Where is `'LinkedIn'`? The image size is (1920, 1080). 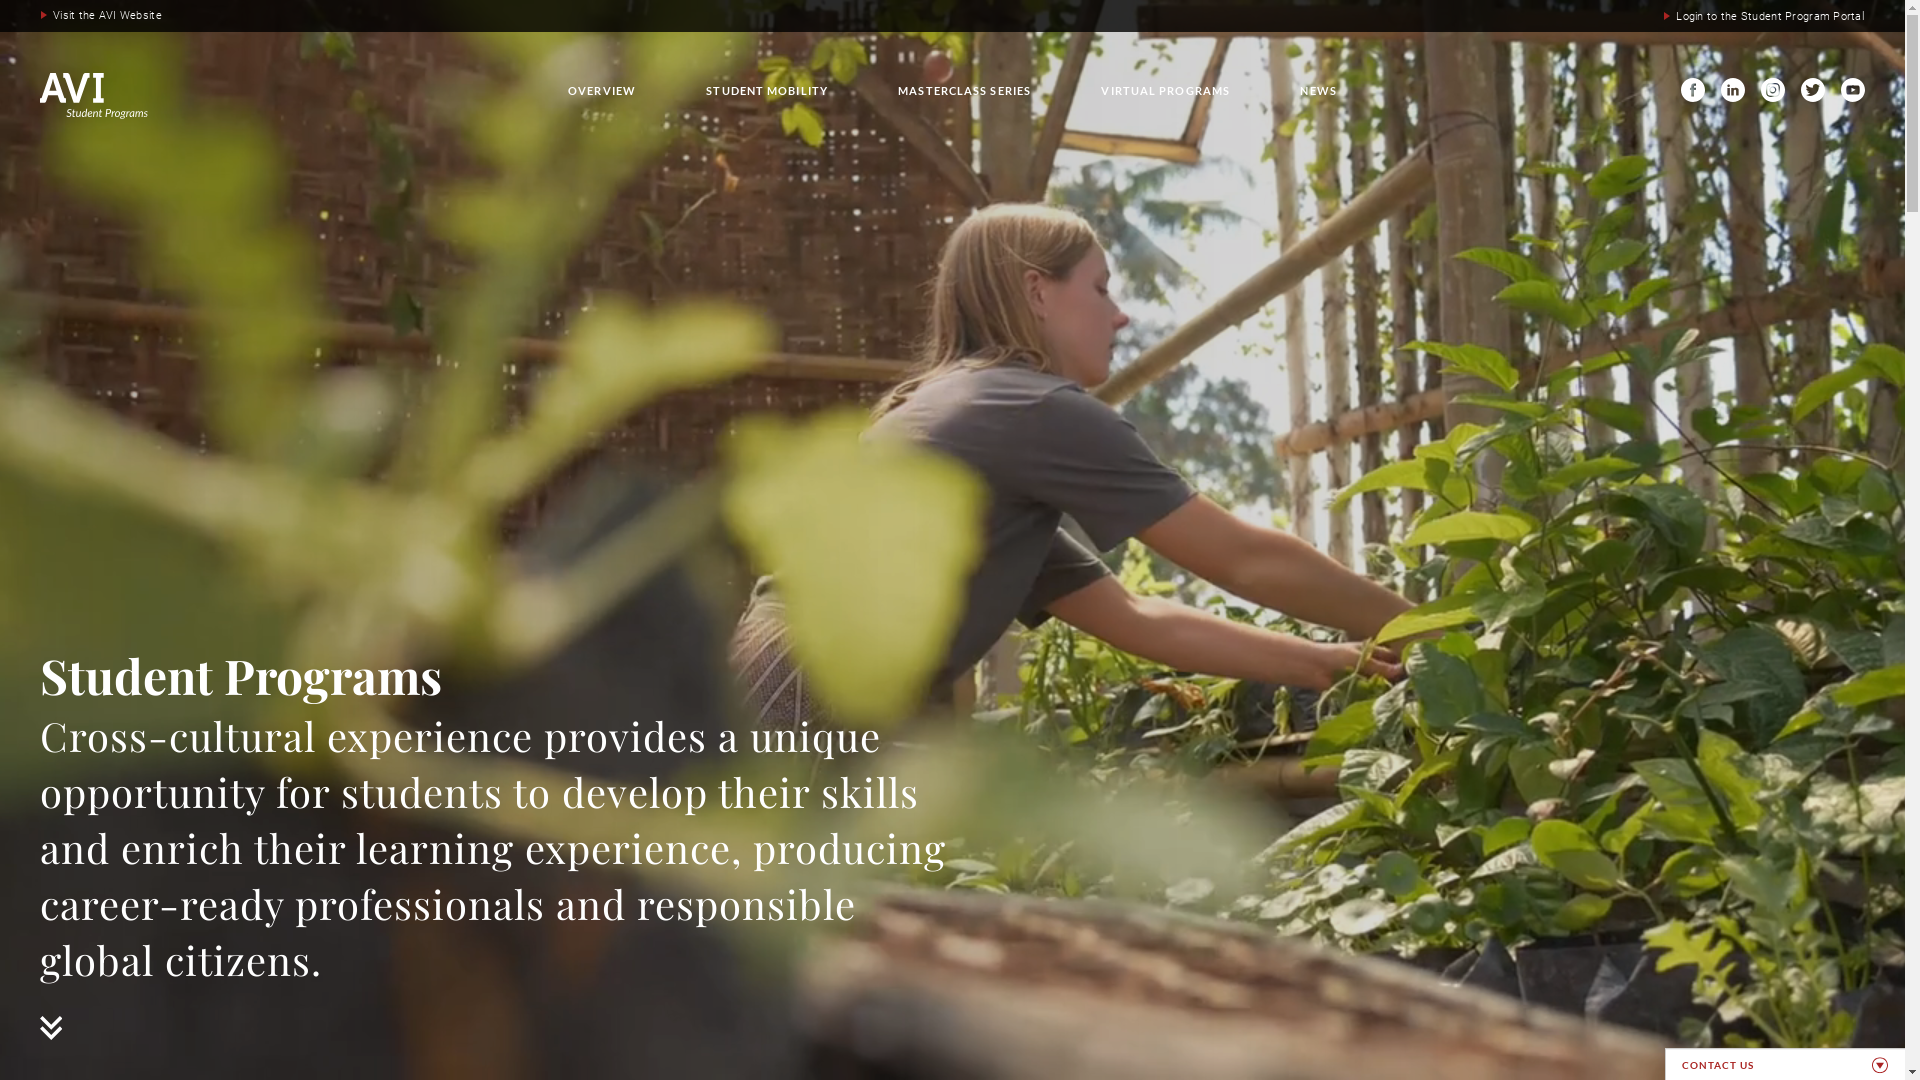 'LinkedIn' is located at coordinates (1731, 88).